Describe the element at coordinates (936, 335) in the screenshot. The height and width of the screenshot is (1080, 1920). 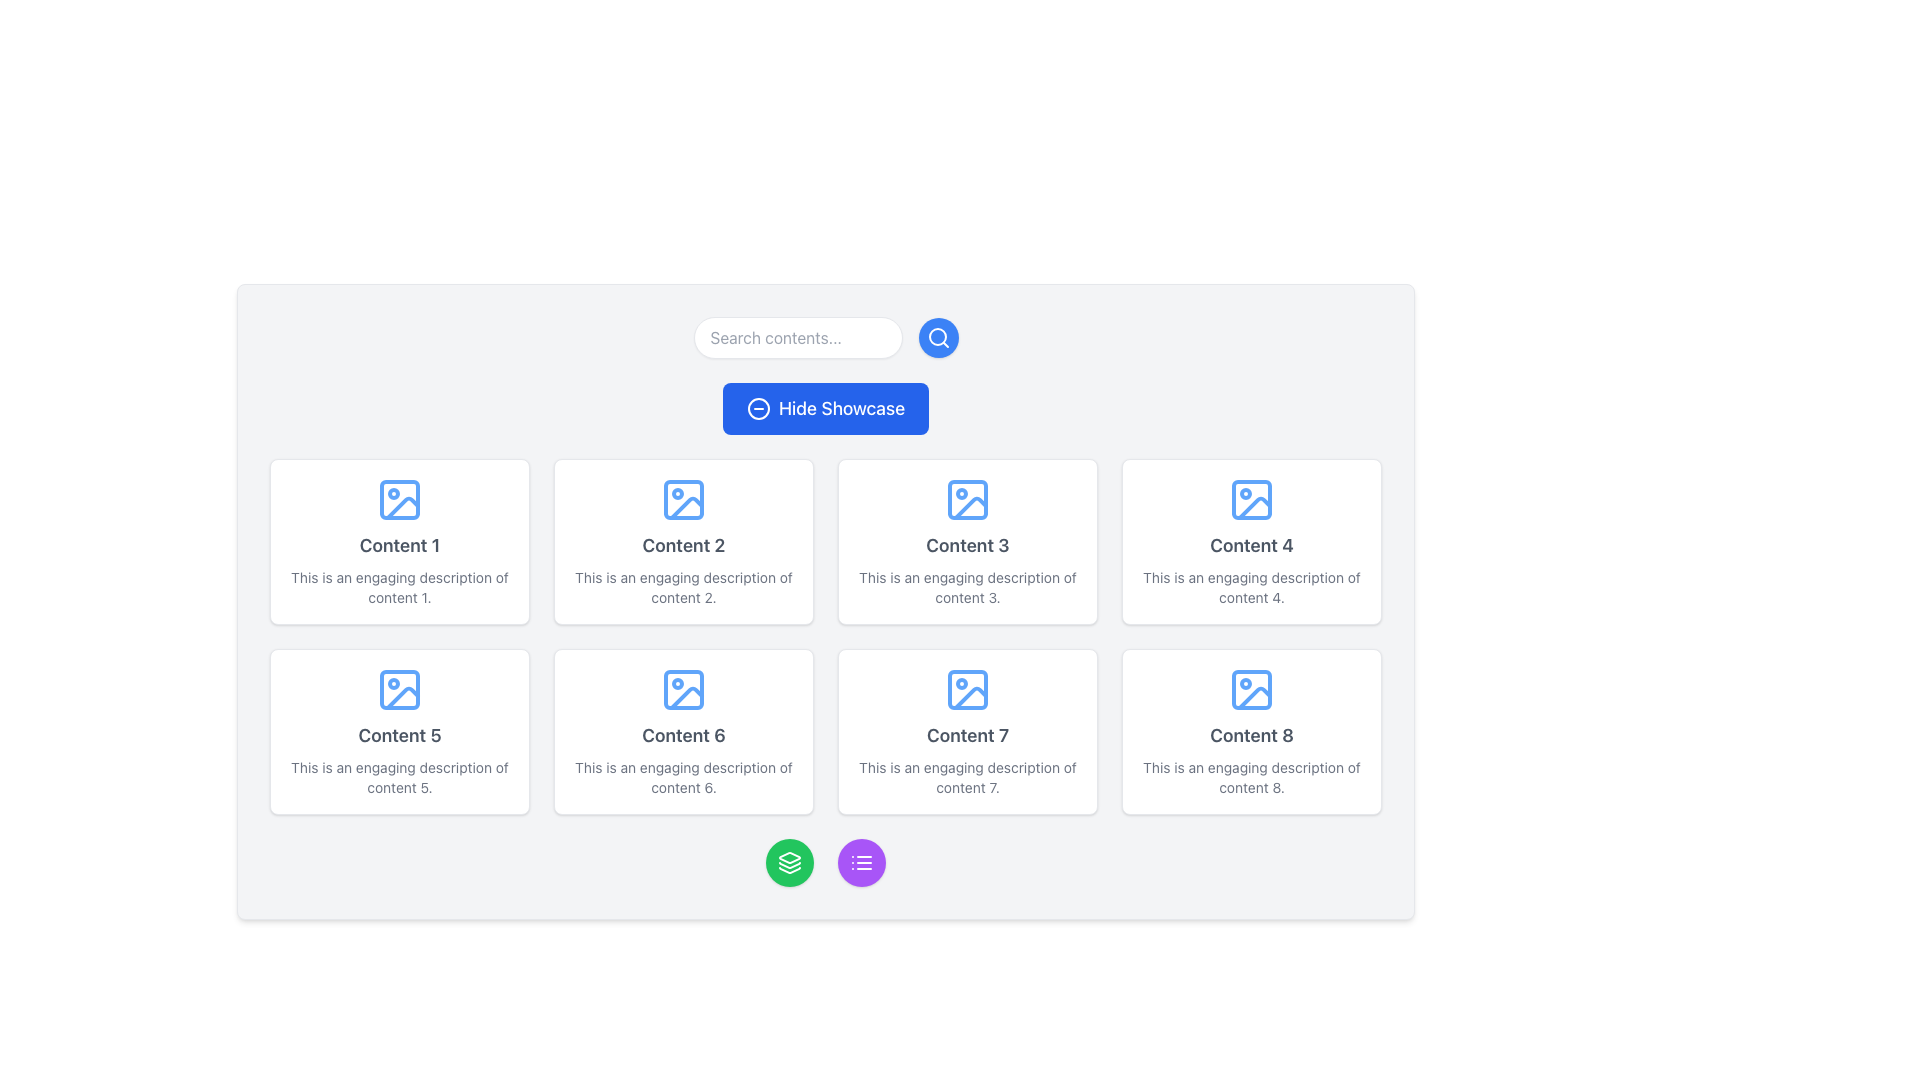
I see `the circular SVG graphic element representing the lens of the magnifying glass in the search icon located at the top-right corner of the interface` at that location.